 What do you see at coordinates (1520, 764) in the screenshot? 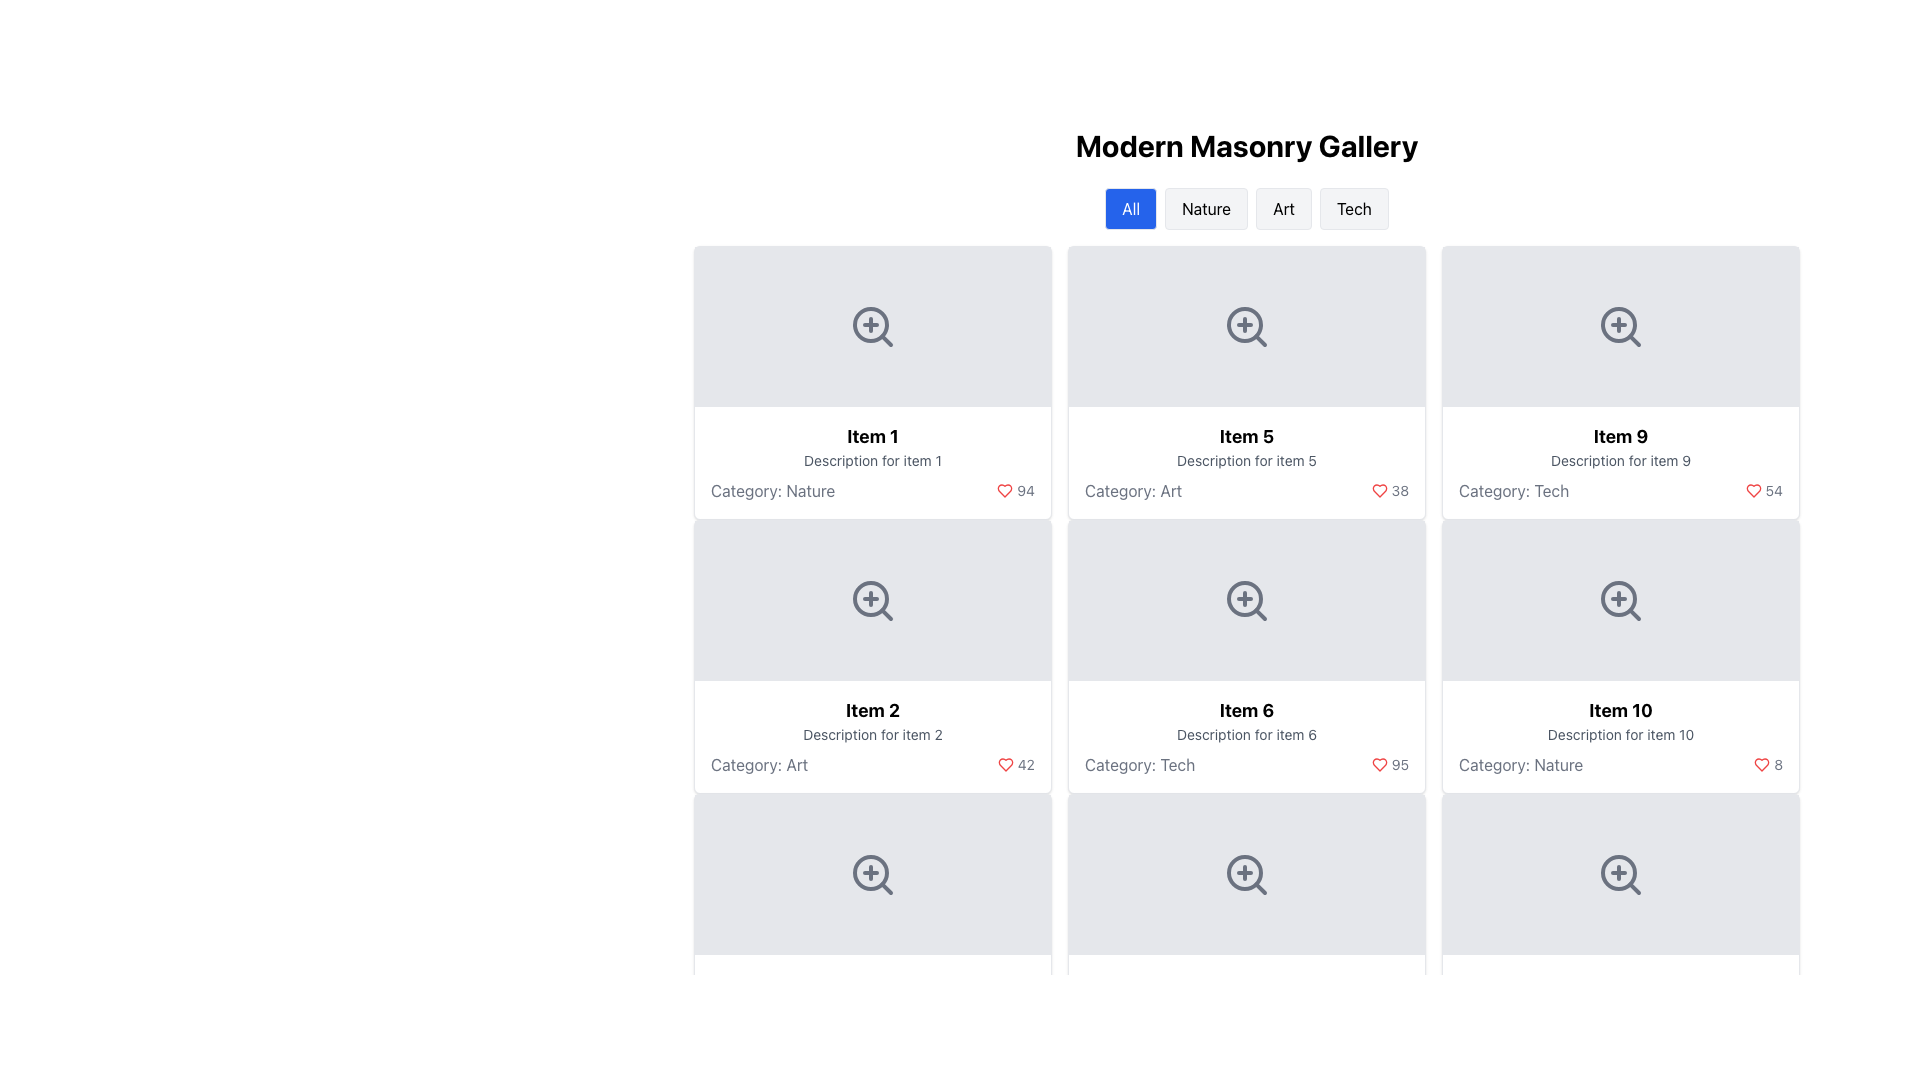
I see `the static text label indicating the category 'Nature', located at the bottom of the 'Item 10' card` at bounding box center [1520, 764].